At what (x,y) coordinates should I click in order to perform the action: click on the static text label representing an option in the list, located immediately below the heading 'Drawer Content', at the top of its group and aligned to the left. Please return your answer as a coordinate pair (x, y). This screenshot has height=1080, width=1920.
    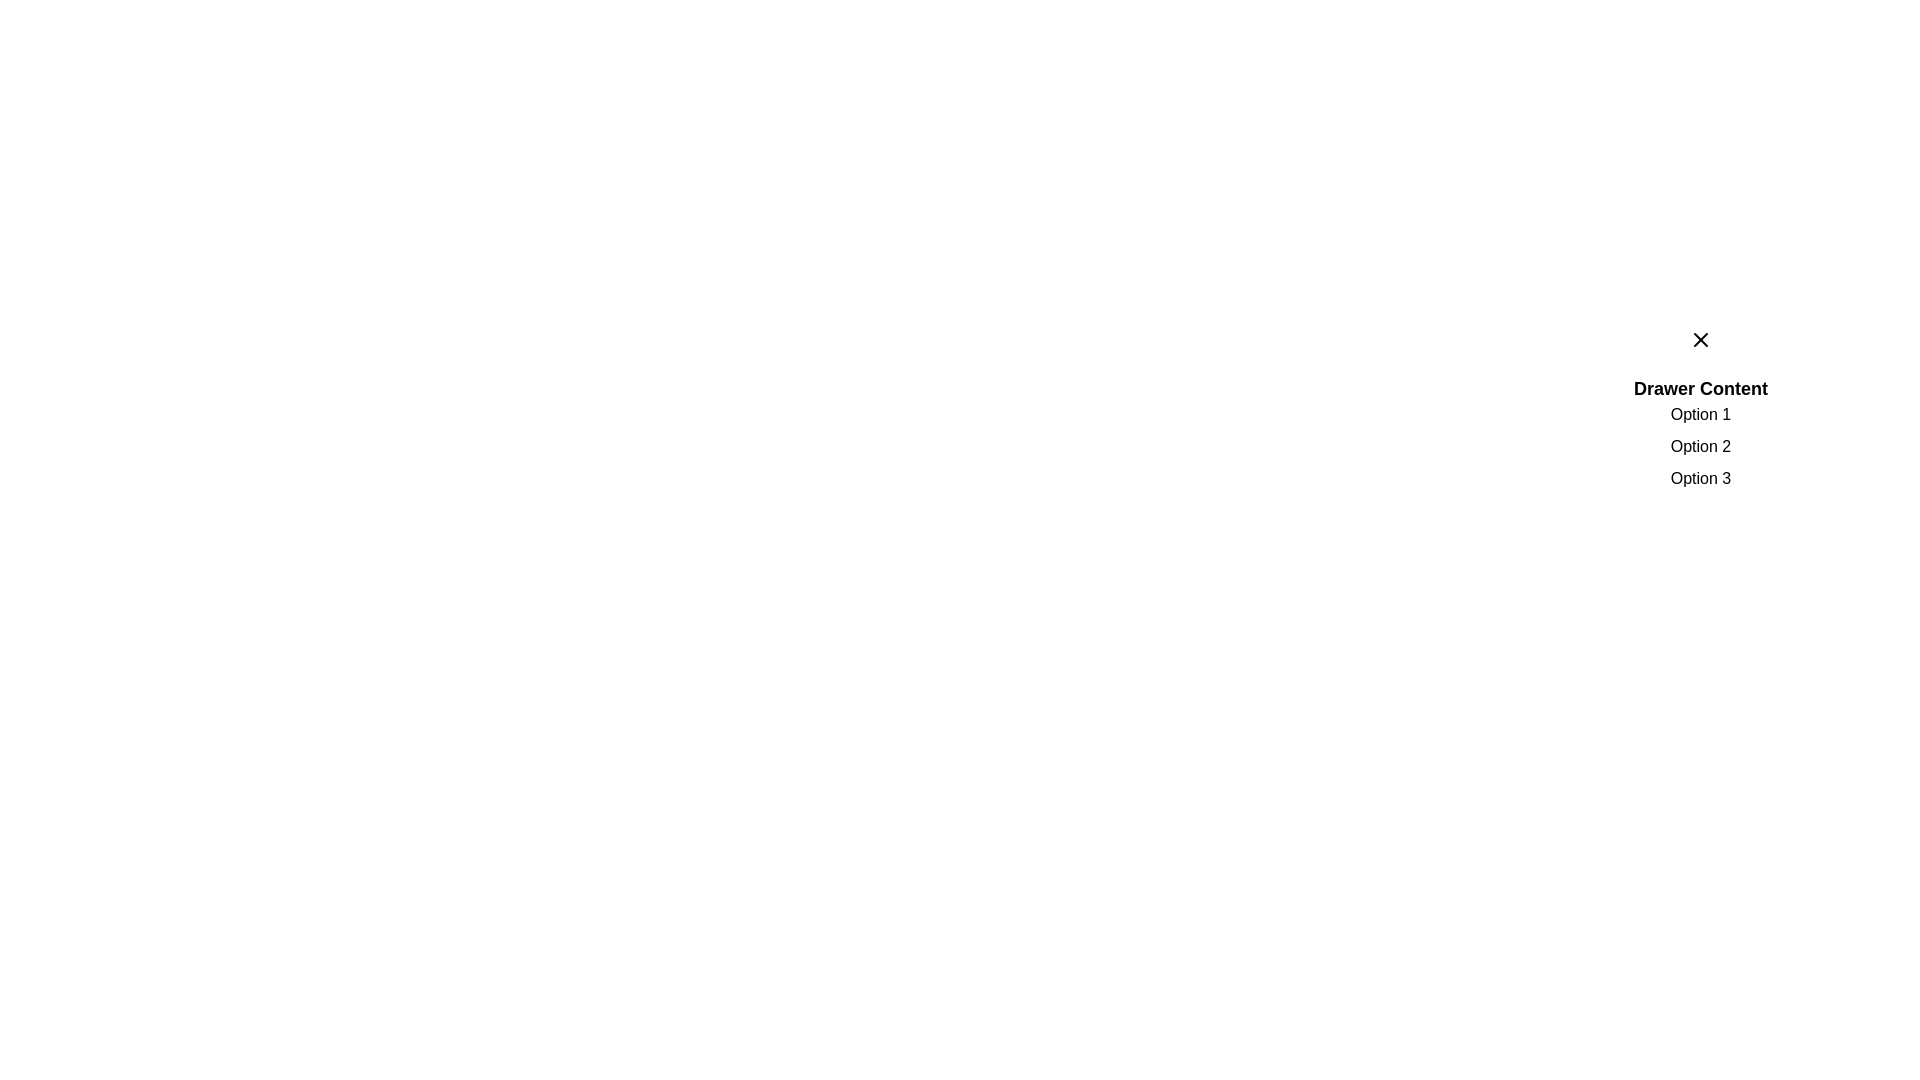
    Looking at the image, I should click on (1699, 414).